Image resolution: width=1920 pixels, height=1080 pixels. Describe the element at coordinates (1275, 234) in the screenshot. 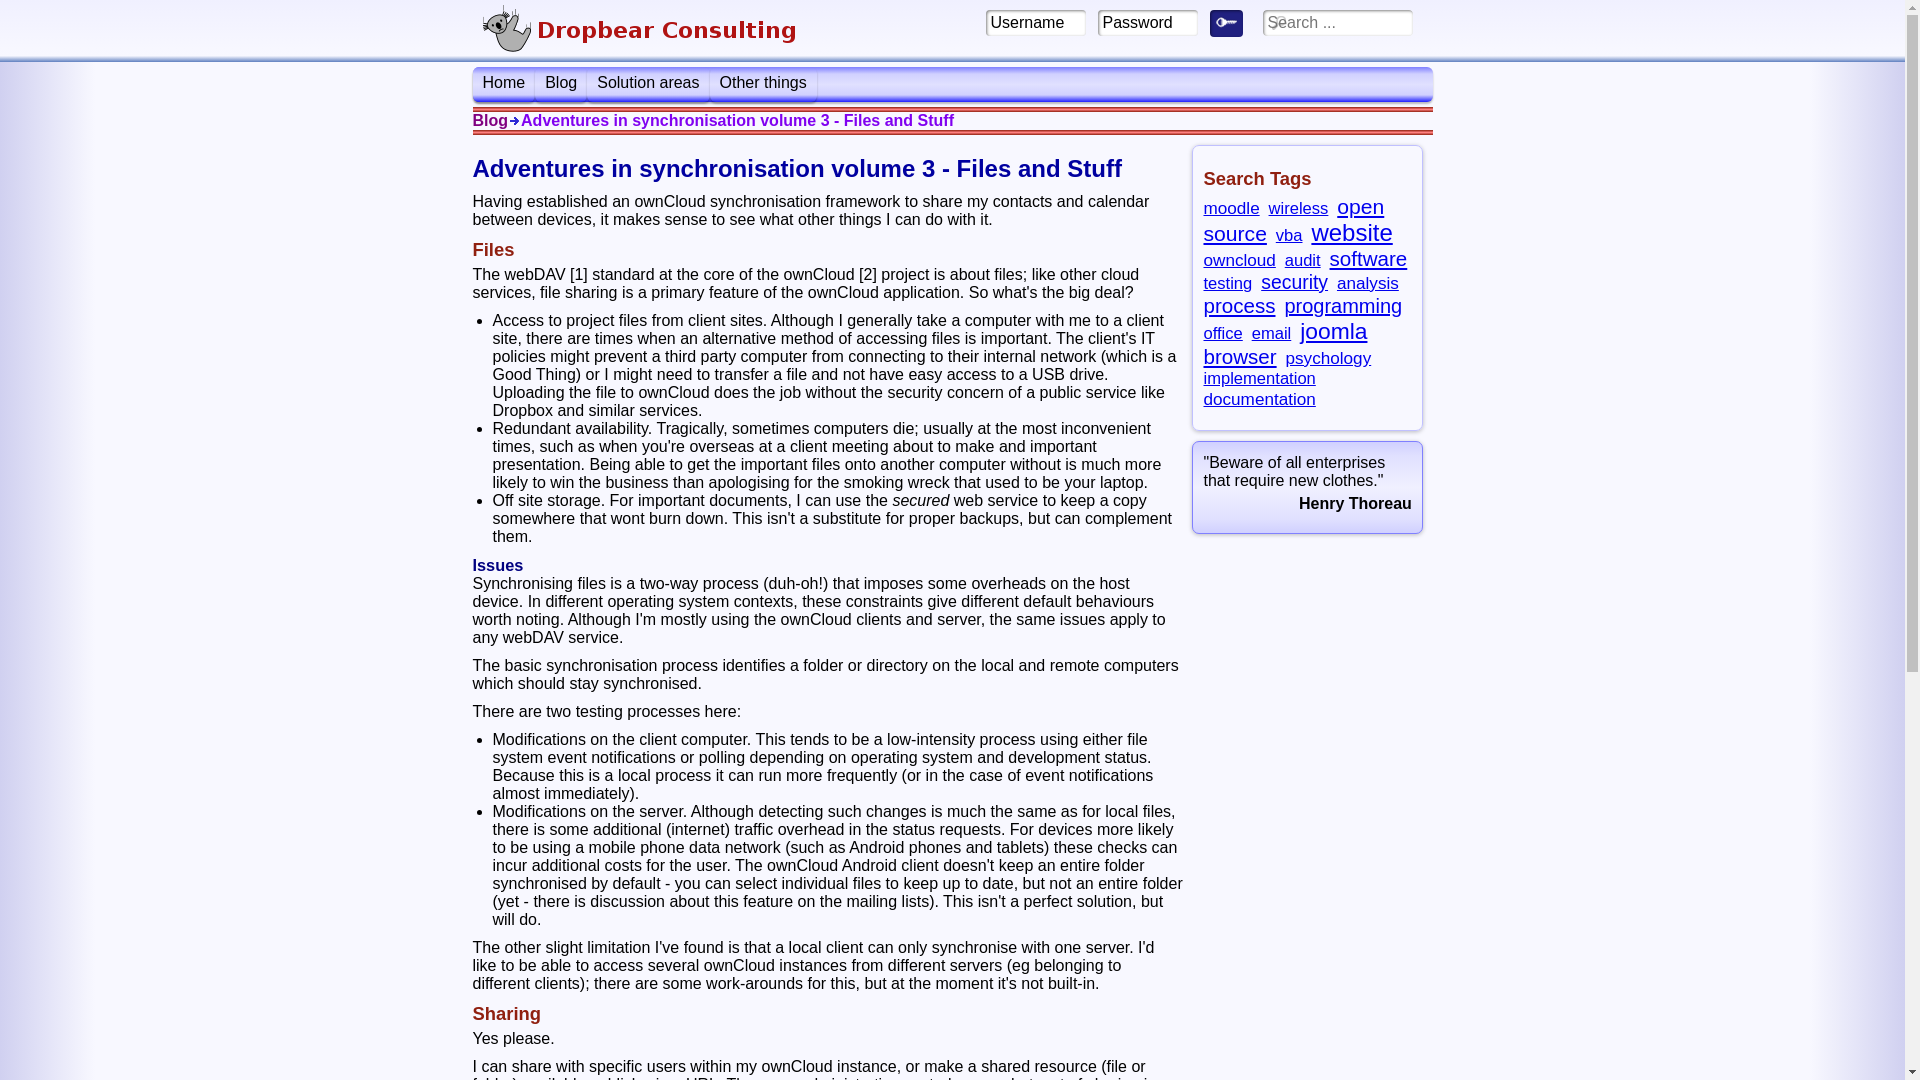

I see `'vba'` at that location.